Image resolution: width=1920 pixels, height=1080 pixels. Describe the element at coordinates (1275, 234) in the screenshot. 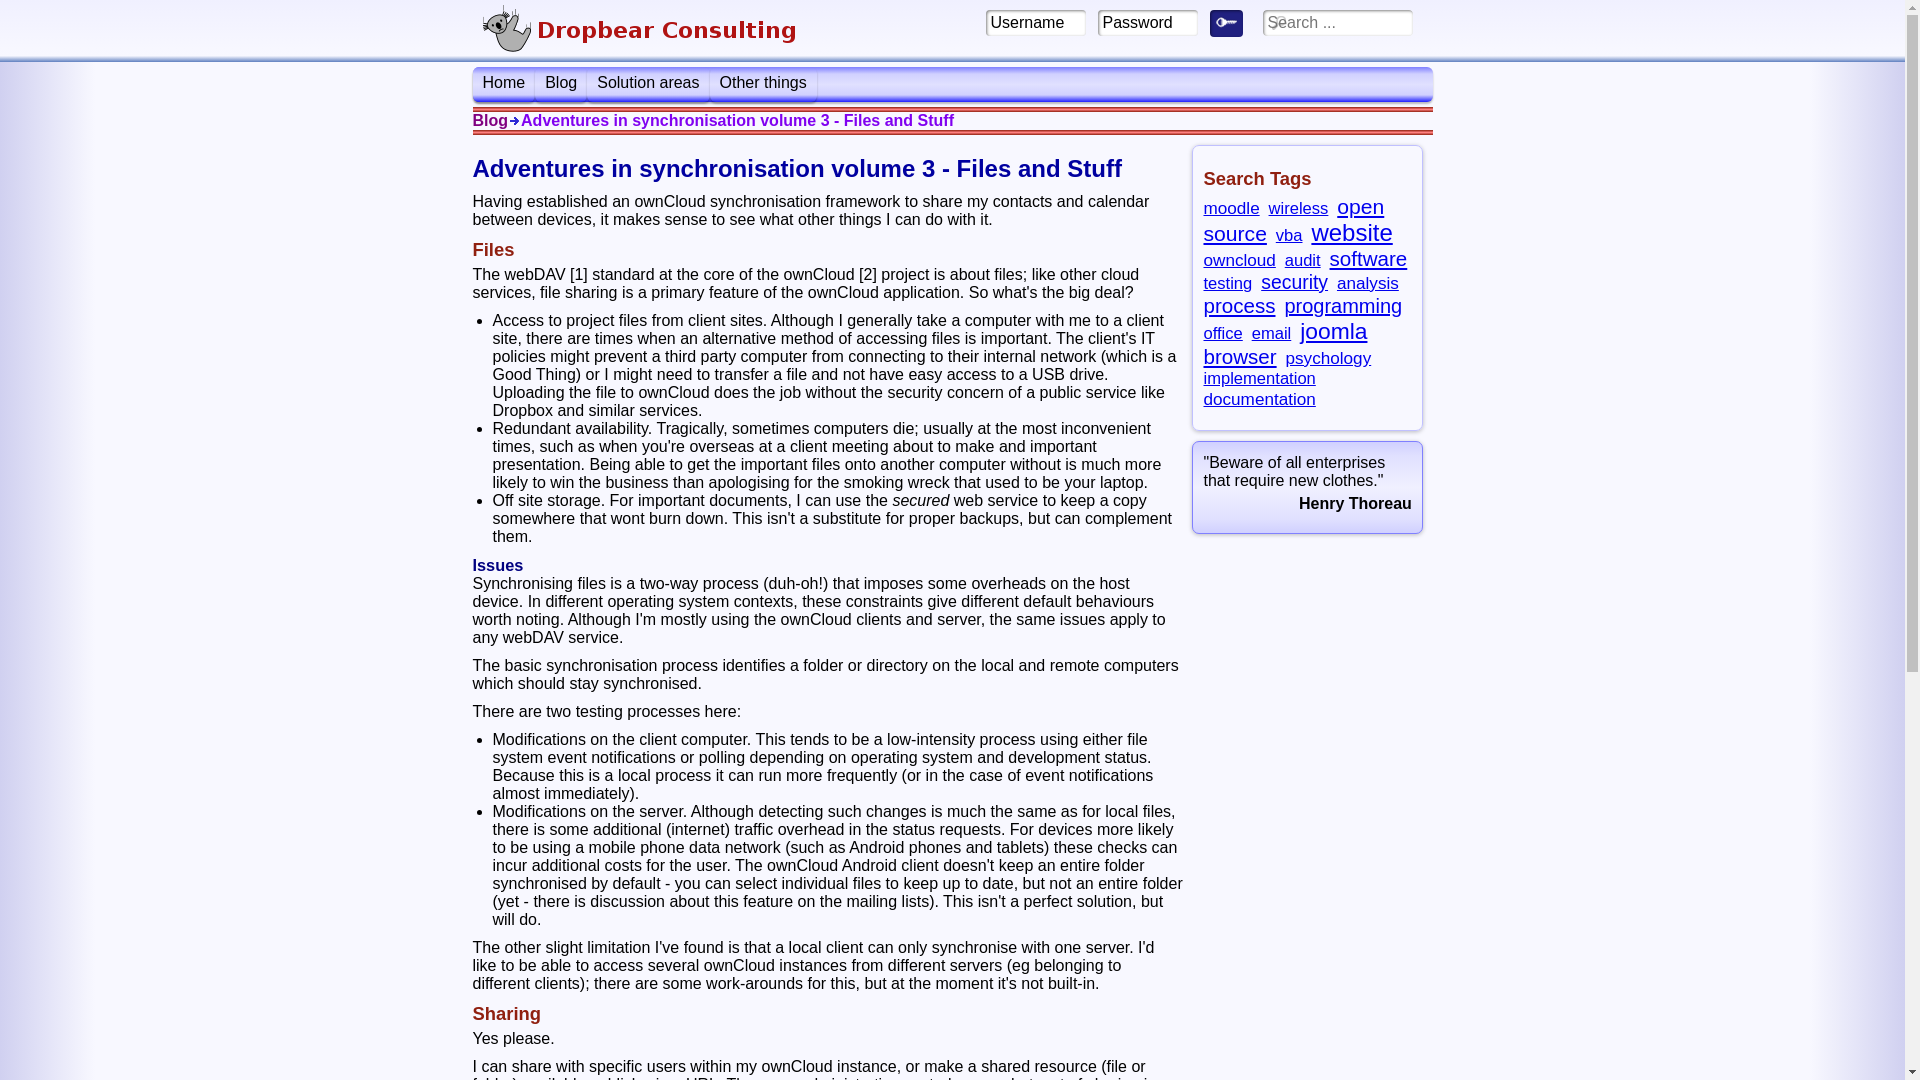

I see `'vba'` at that location.